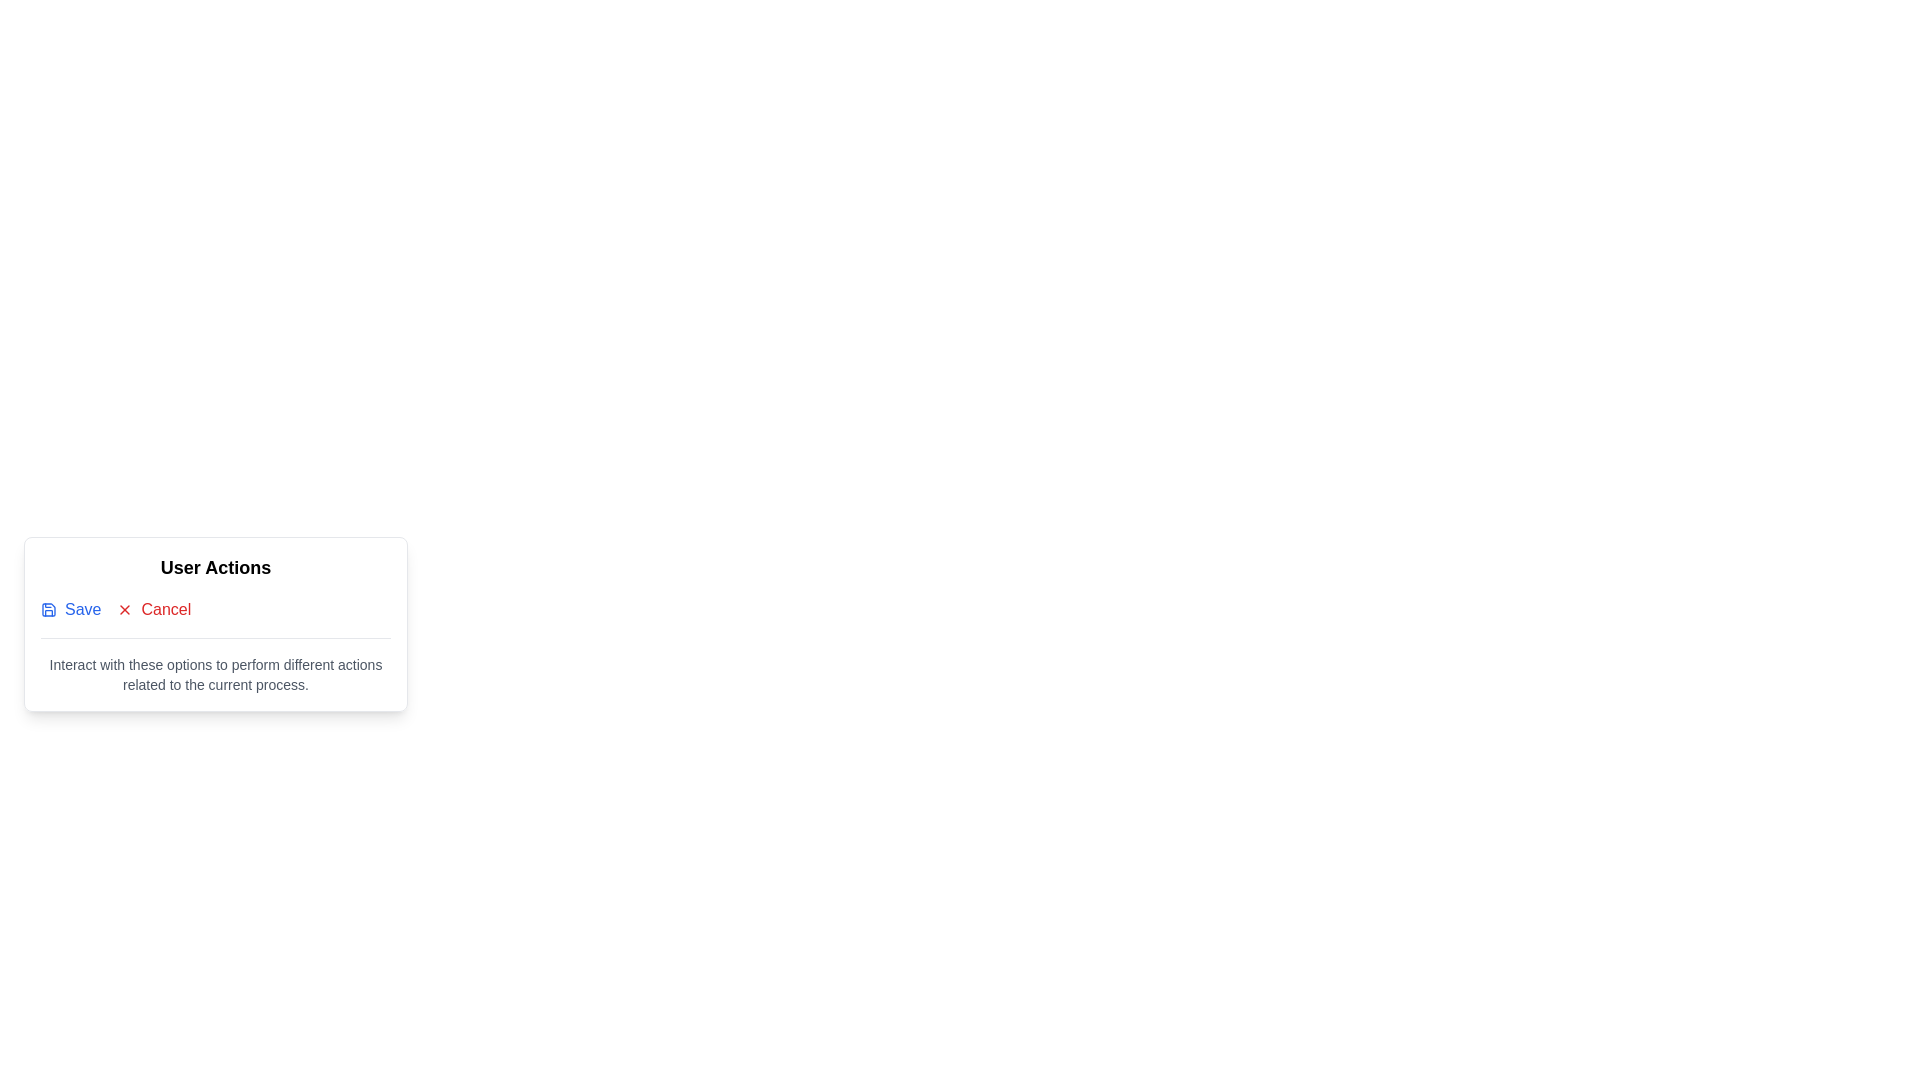 The height and width of the screenshot is (1080, 1920). What do you see at coordinates (48, 608) in the screenshot?
I see `the decorative Save icon located within the 'Save' button at the top left corner of the 'User Actions' panel` at bounding box center [48, 608].